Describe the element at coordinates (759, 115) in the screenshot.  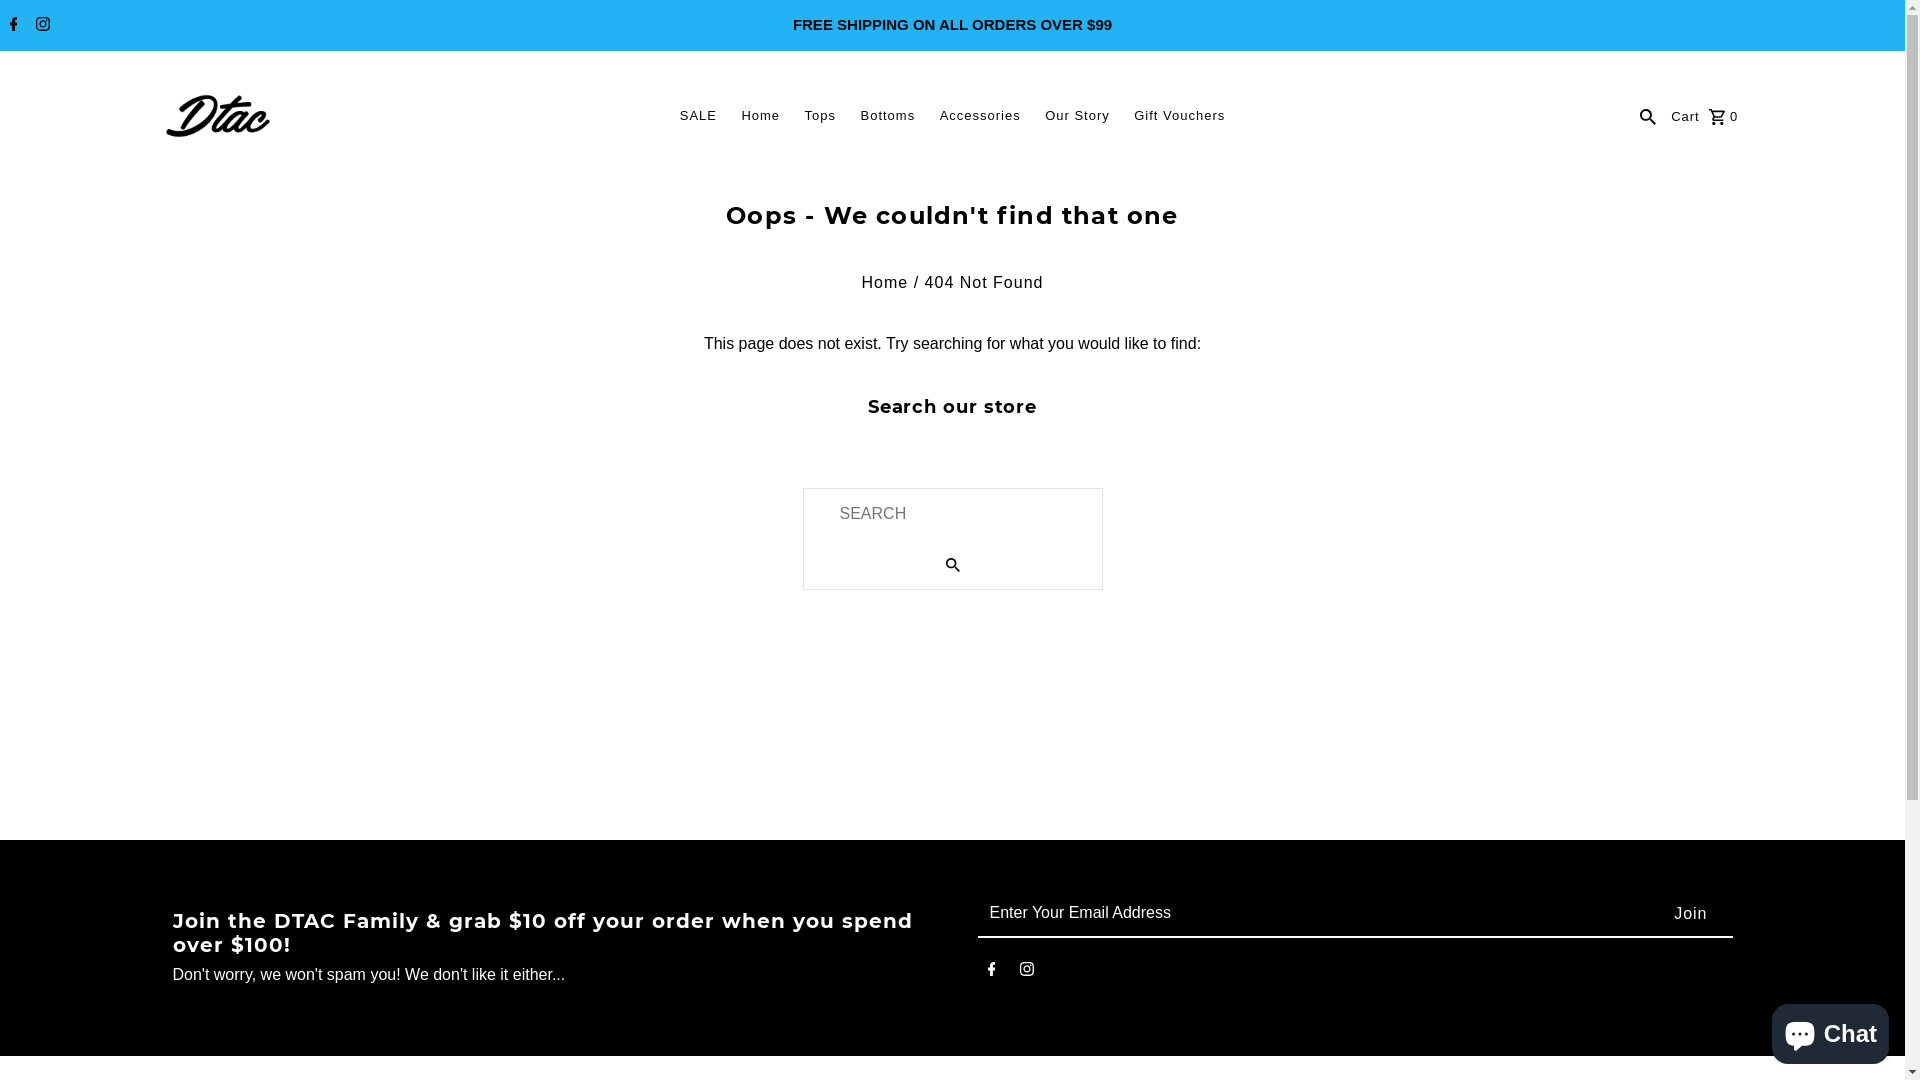
I see `'Home'` at that location.